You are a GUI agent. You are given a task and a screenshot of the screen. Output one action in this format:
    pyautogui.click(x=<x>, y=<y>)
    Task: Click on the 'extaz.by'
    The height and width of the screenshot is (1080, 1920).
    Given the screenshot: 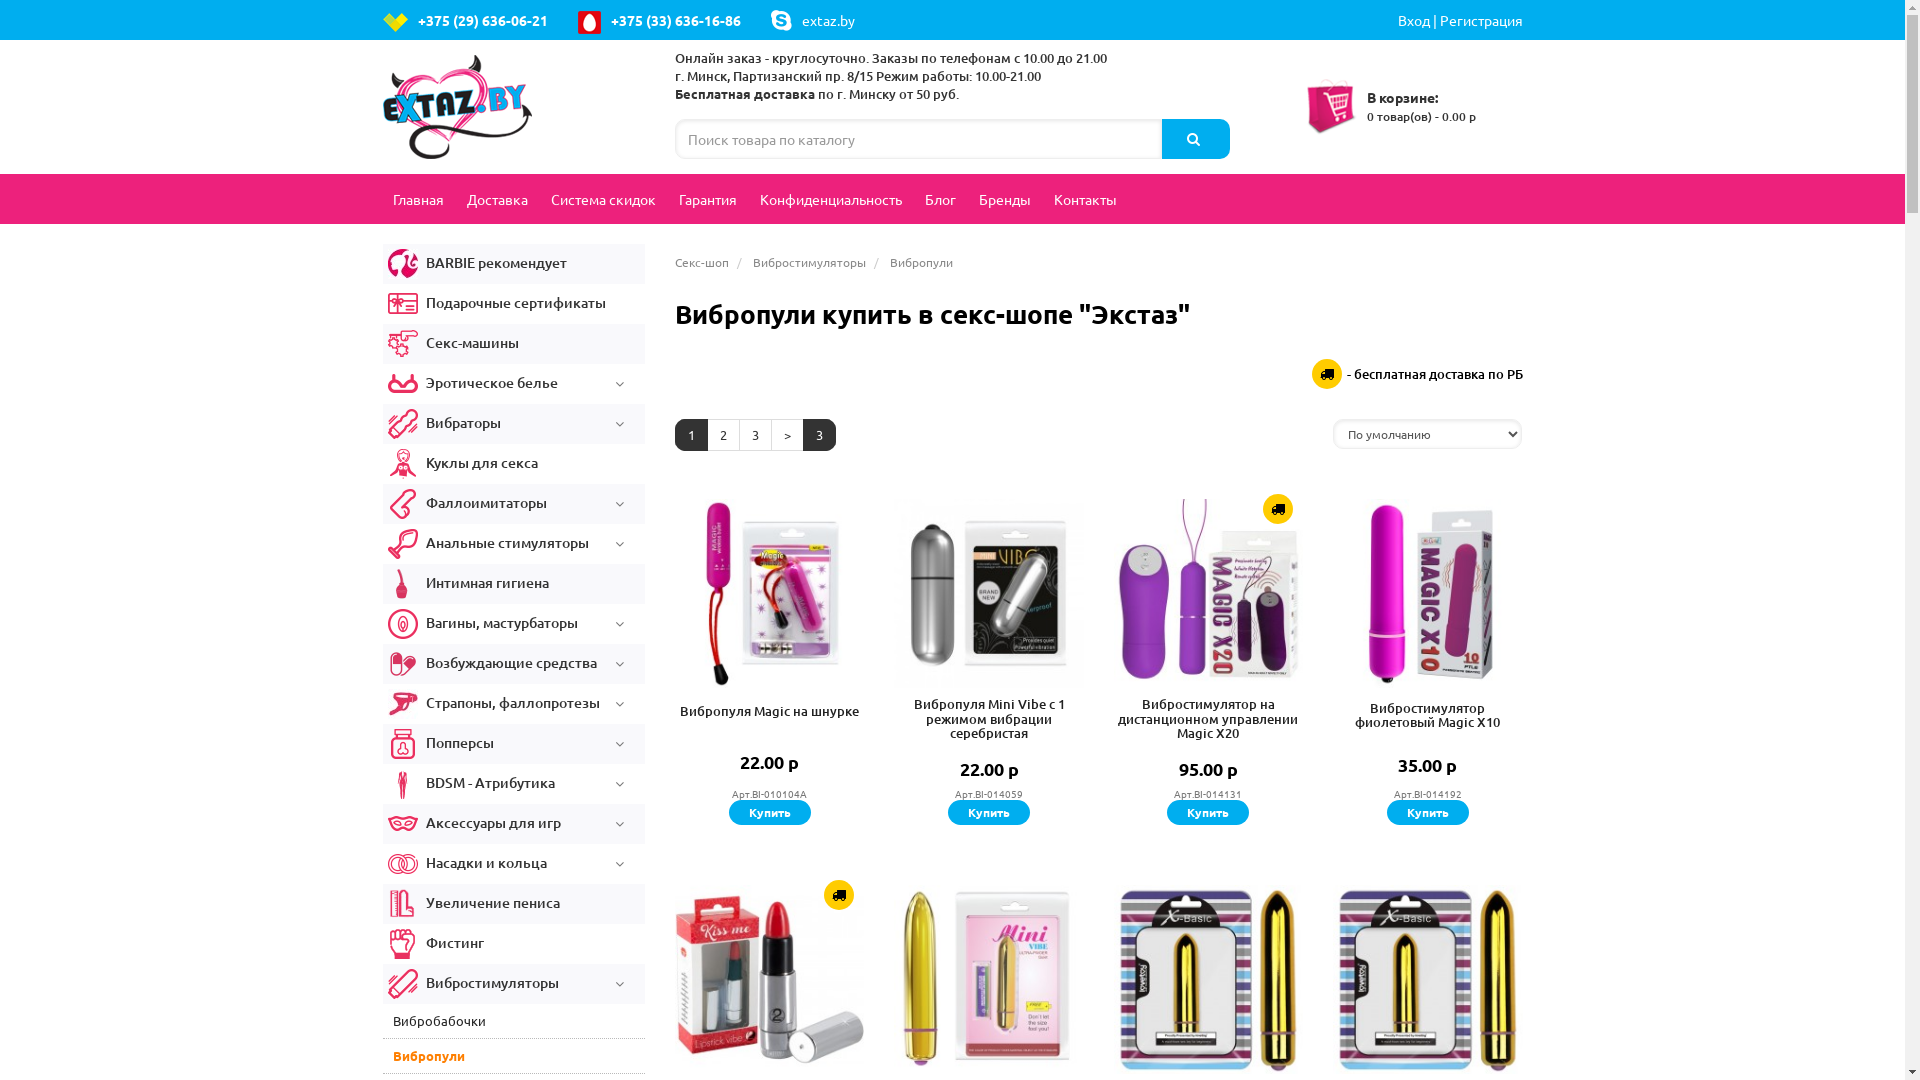 What is the action you would take?
    pyautogui.click(x=768, y=19)
    